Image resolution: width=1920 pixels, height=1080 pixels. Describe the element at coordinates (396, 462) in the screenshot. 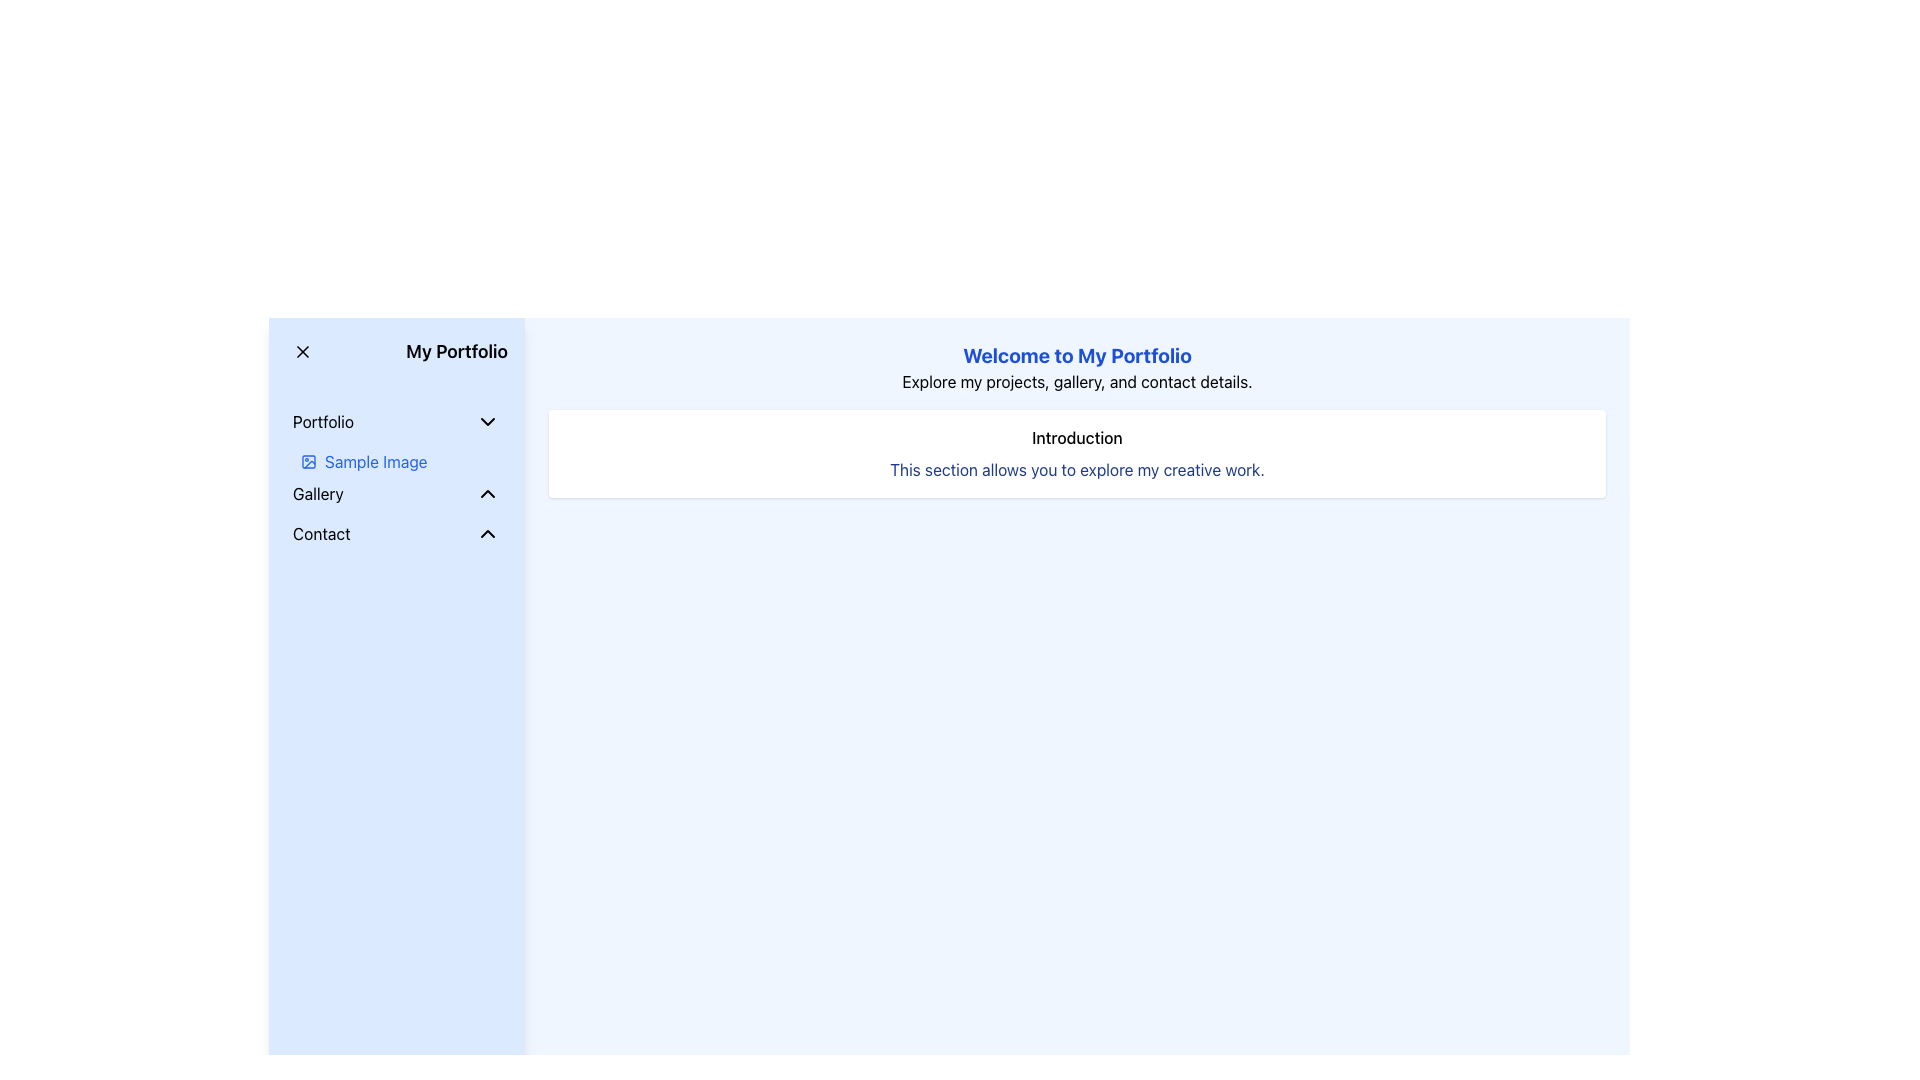

I see `the Text Label with Icon located in the sidebar under the 'Portfolio' section` at that location.